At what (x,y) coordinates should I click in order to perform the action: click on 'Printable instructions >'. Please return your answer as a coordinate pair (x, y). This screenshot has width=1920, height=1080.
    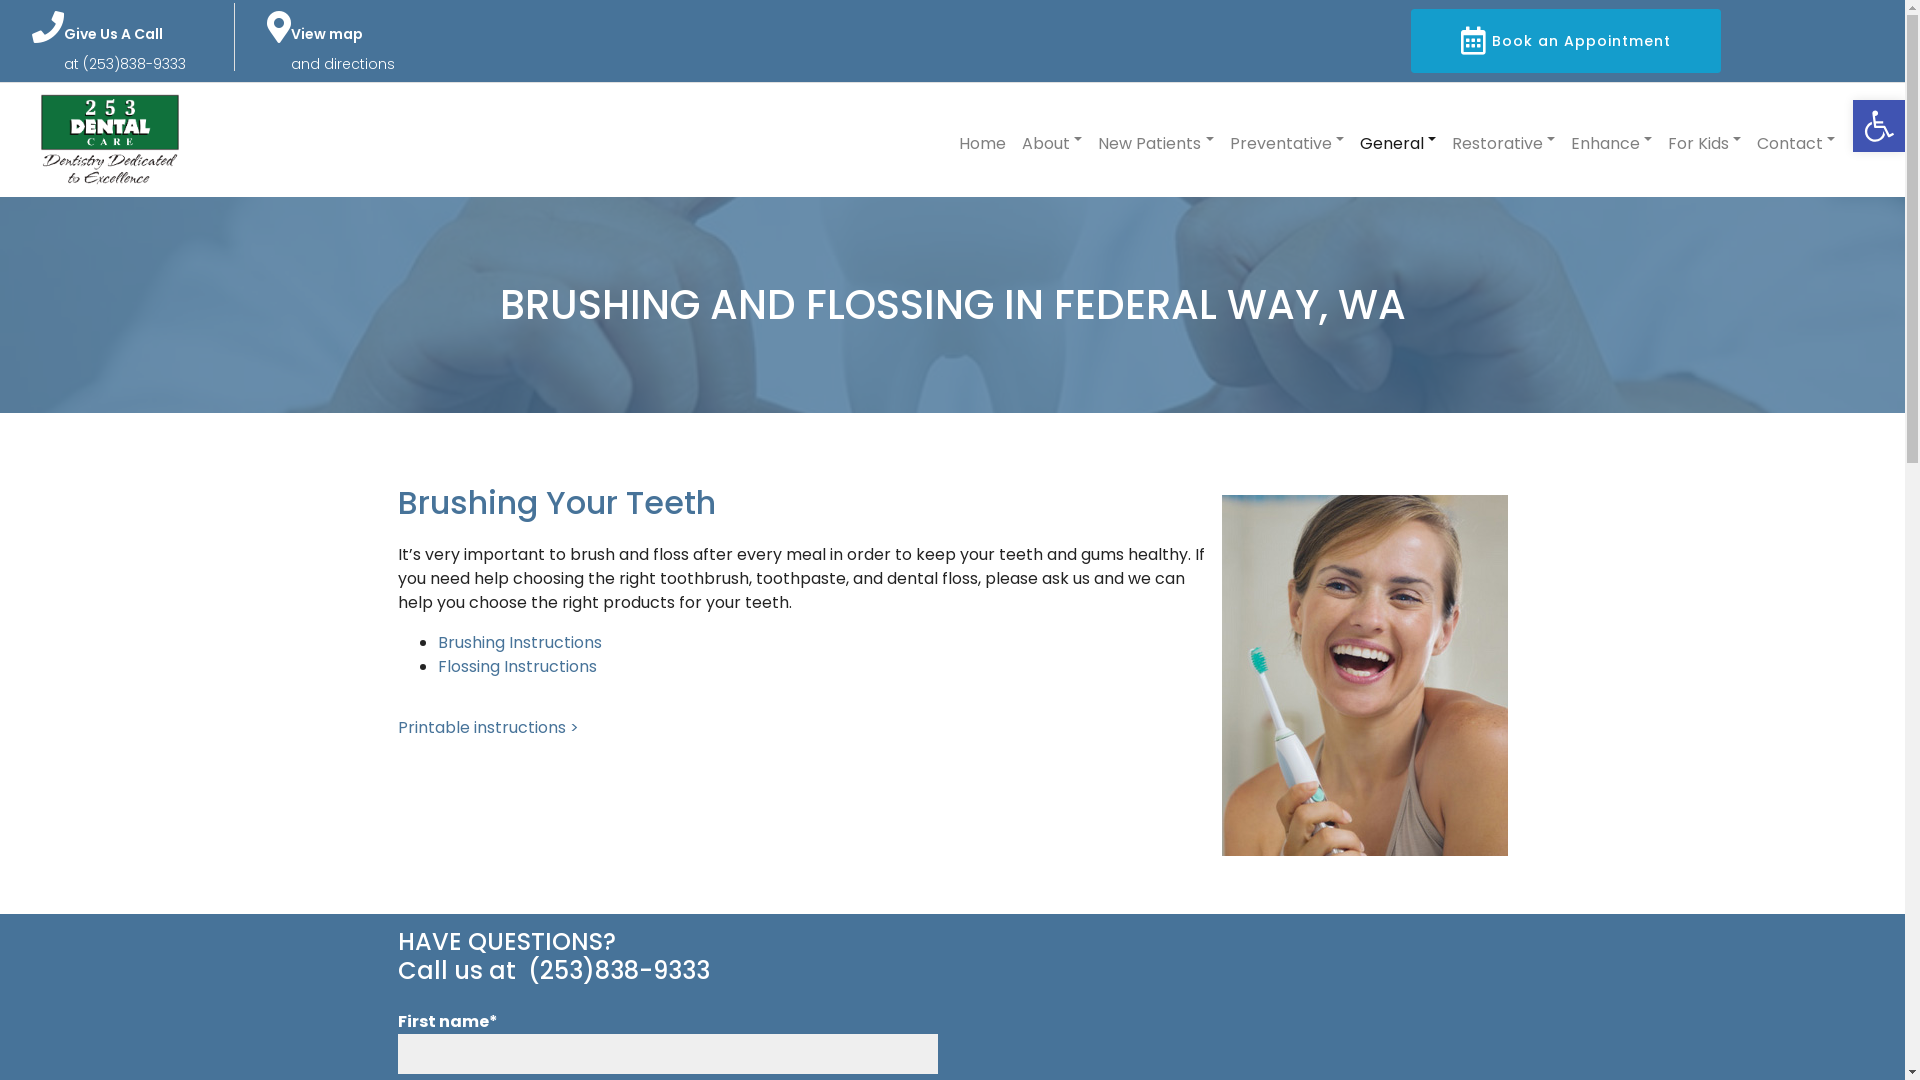
    Looking at the image, I should click on (488, 727).